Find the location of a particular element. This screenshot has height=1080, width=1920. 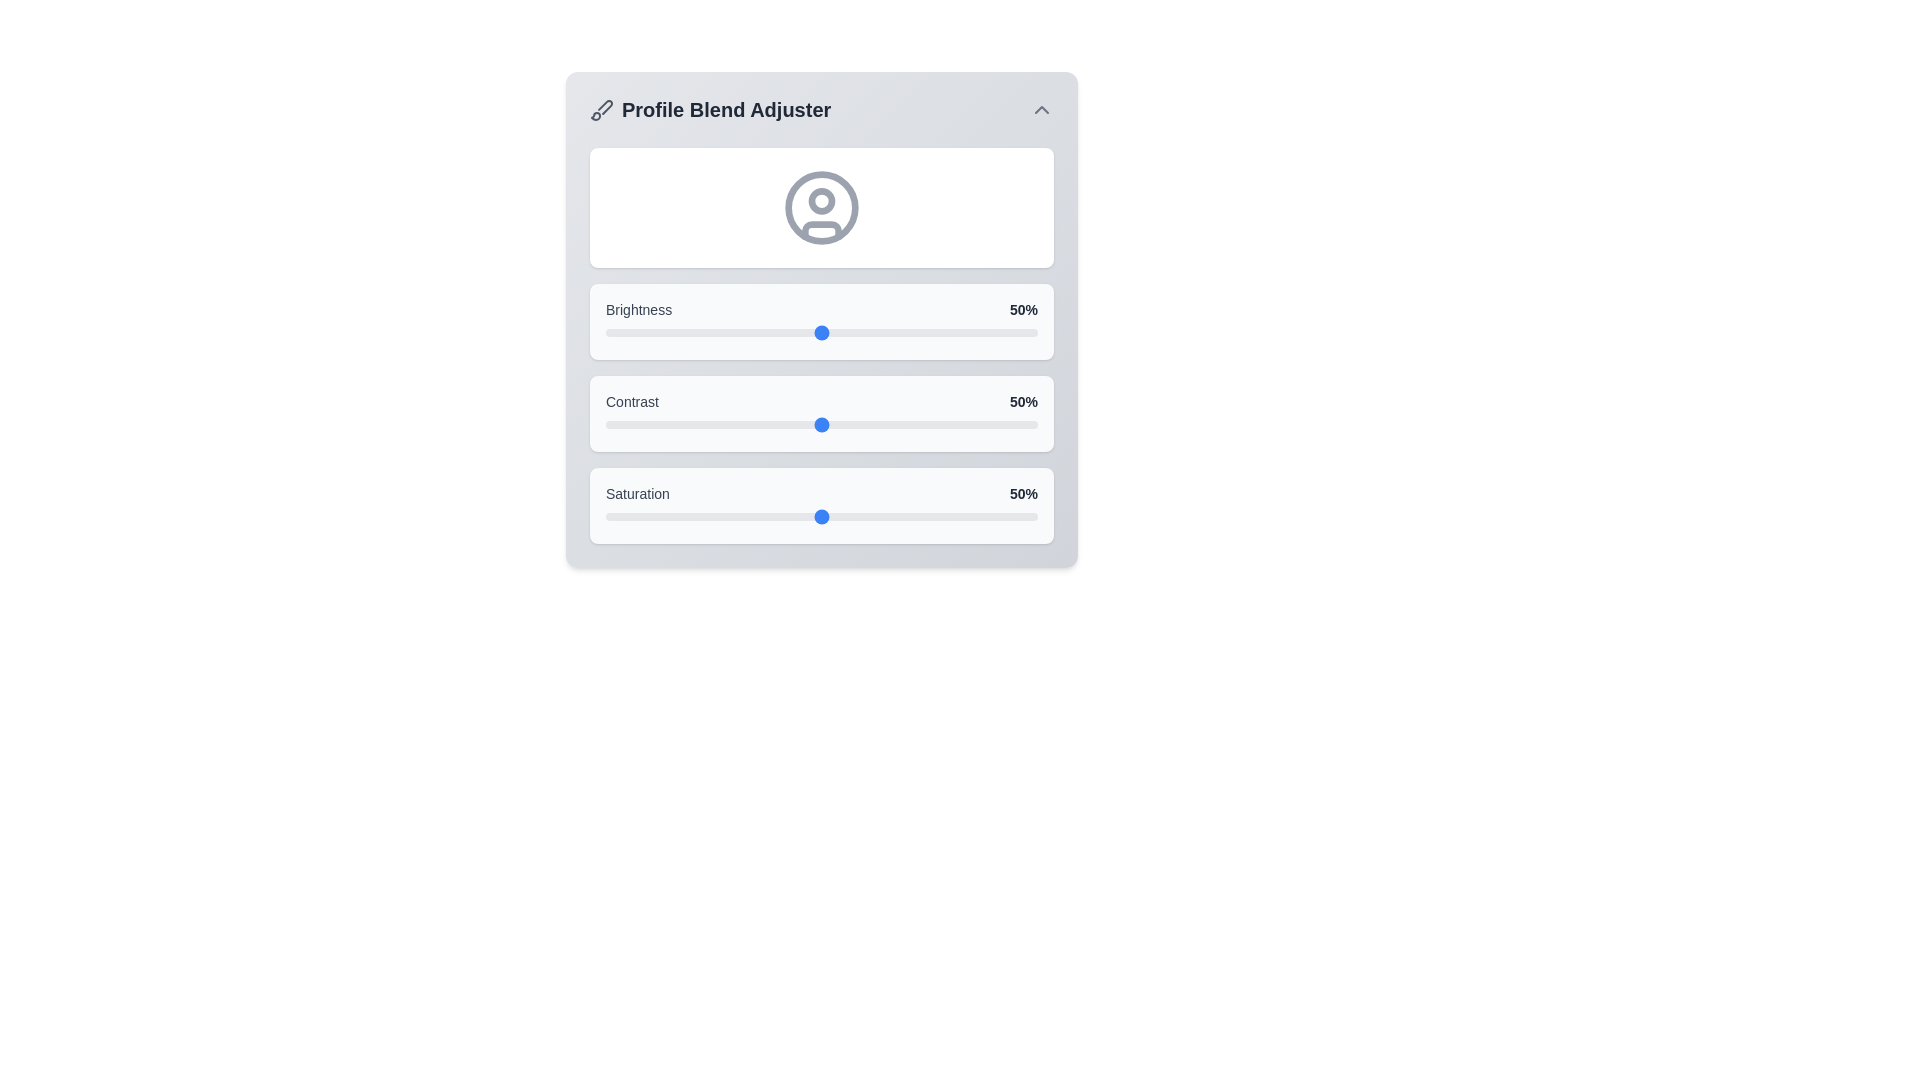

the 'Contrast' slider control, which features a gray background, rounded corners, and a blue circular knob positioned at the center indicating a 50% setting is located at coordinates (821, 412).